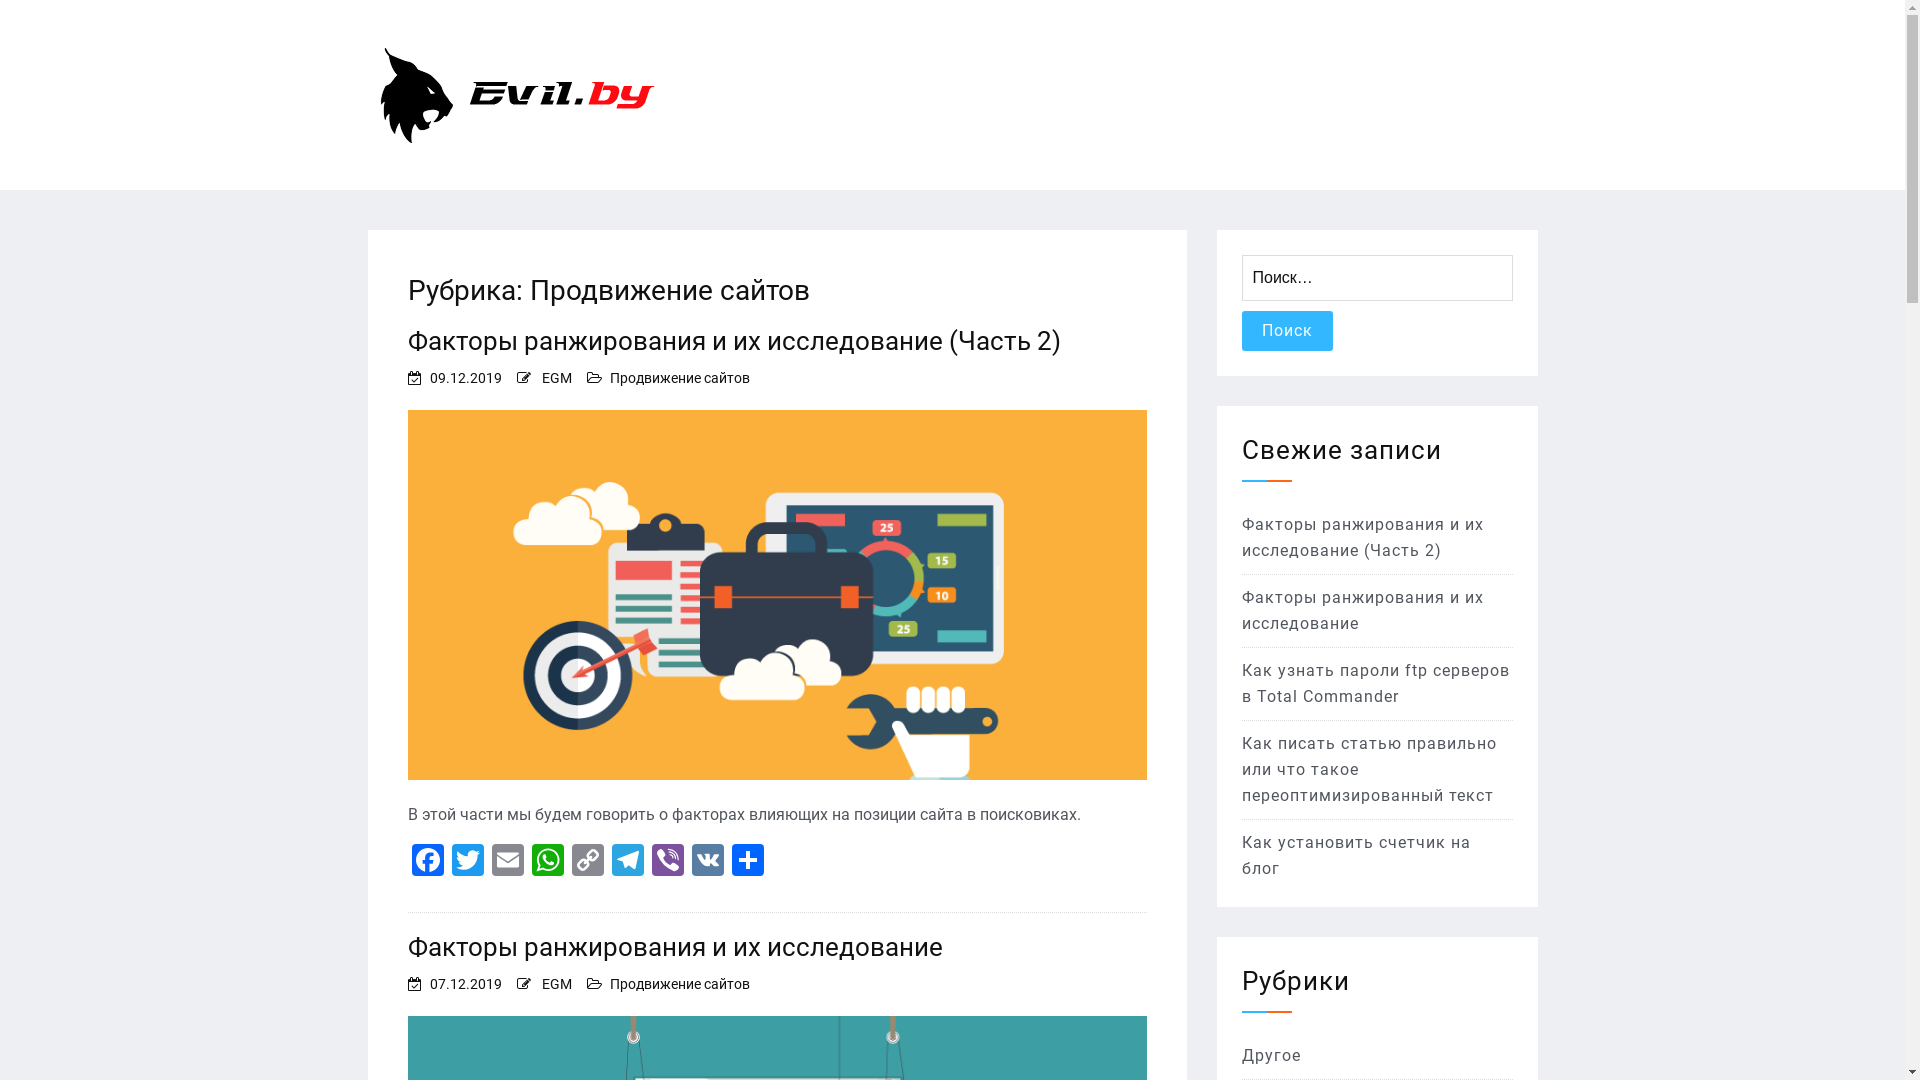 The image size is (1920, 1080). What do you see at coordinates (648, 861) in the screenshot?
I see `'Viber'` at bounding box center [648, 861].